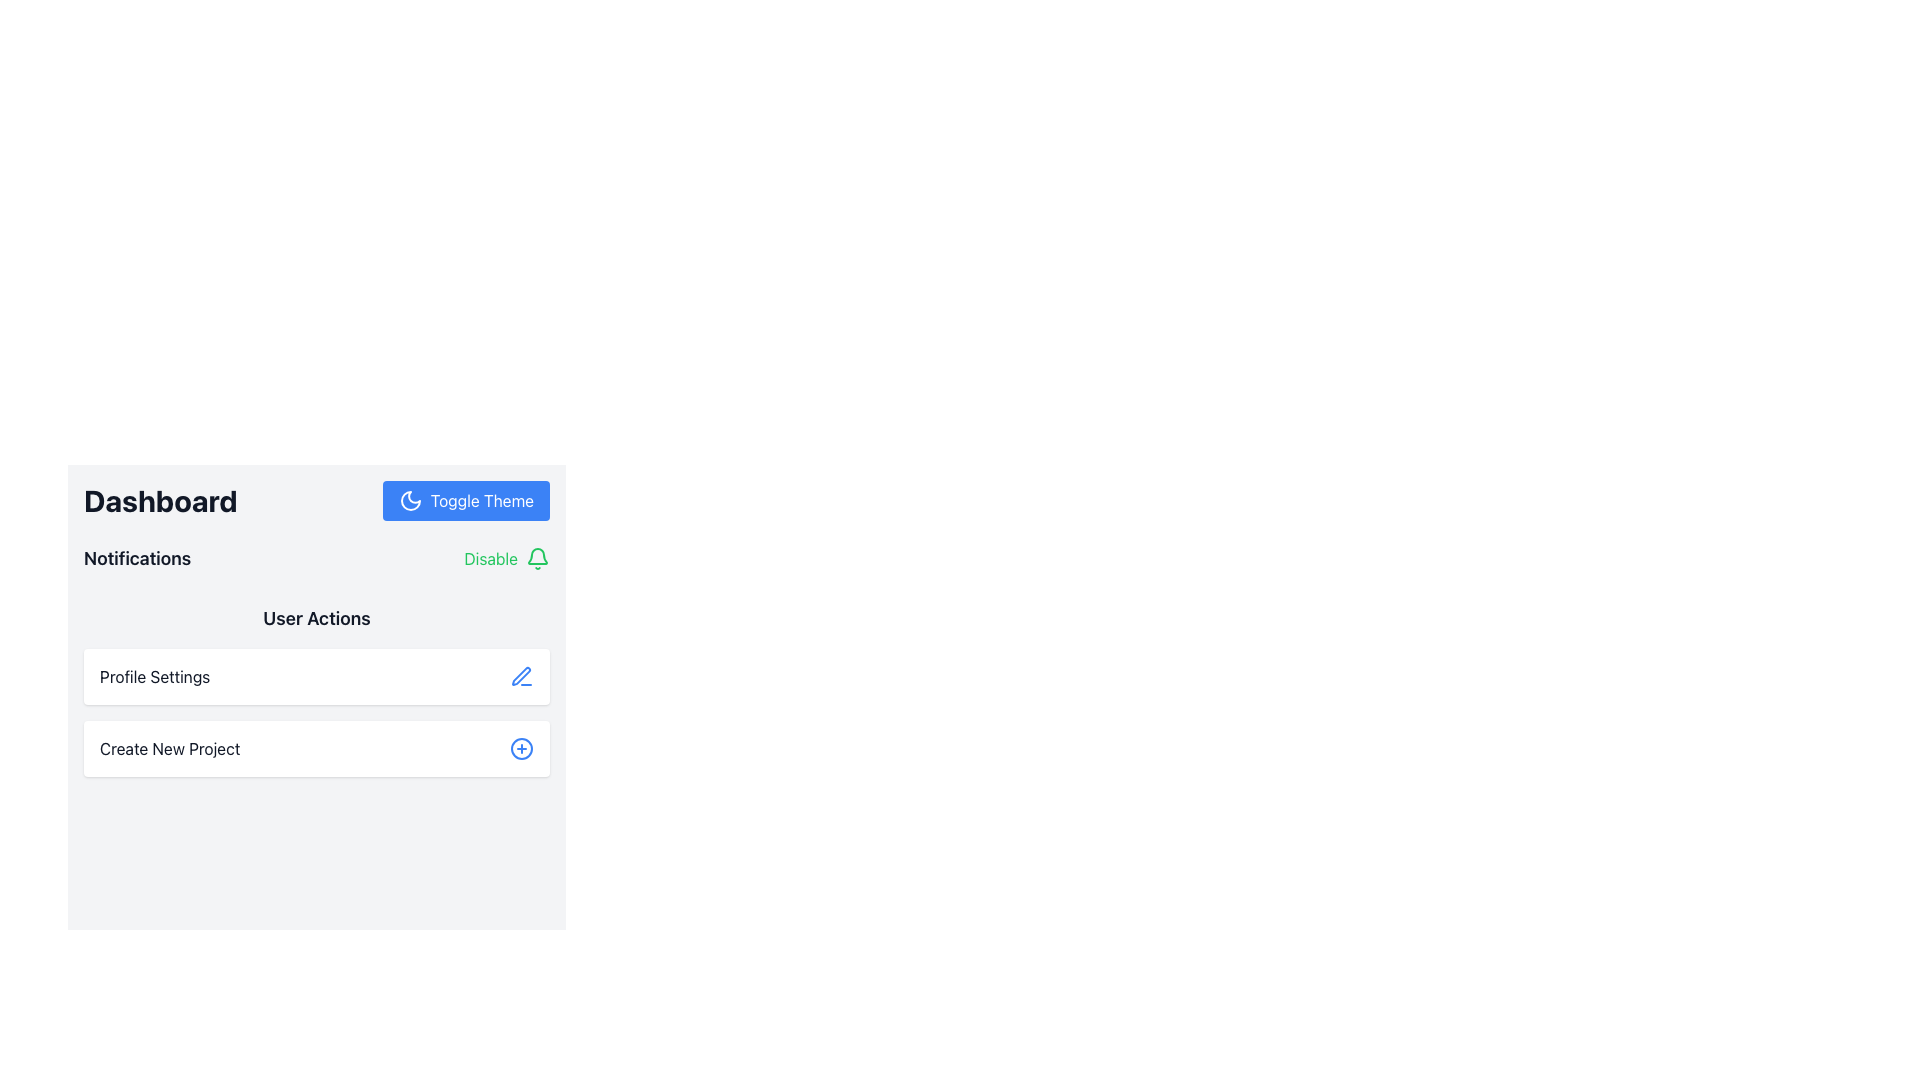  Describe the element at coordinates (522, 748) in the screenshot. I see `the blue circular icon with a plus symbol inside it, located to the right of the 'Create New Project' button in the 'User Actions' section, to initiate a new project creation` at that location.